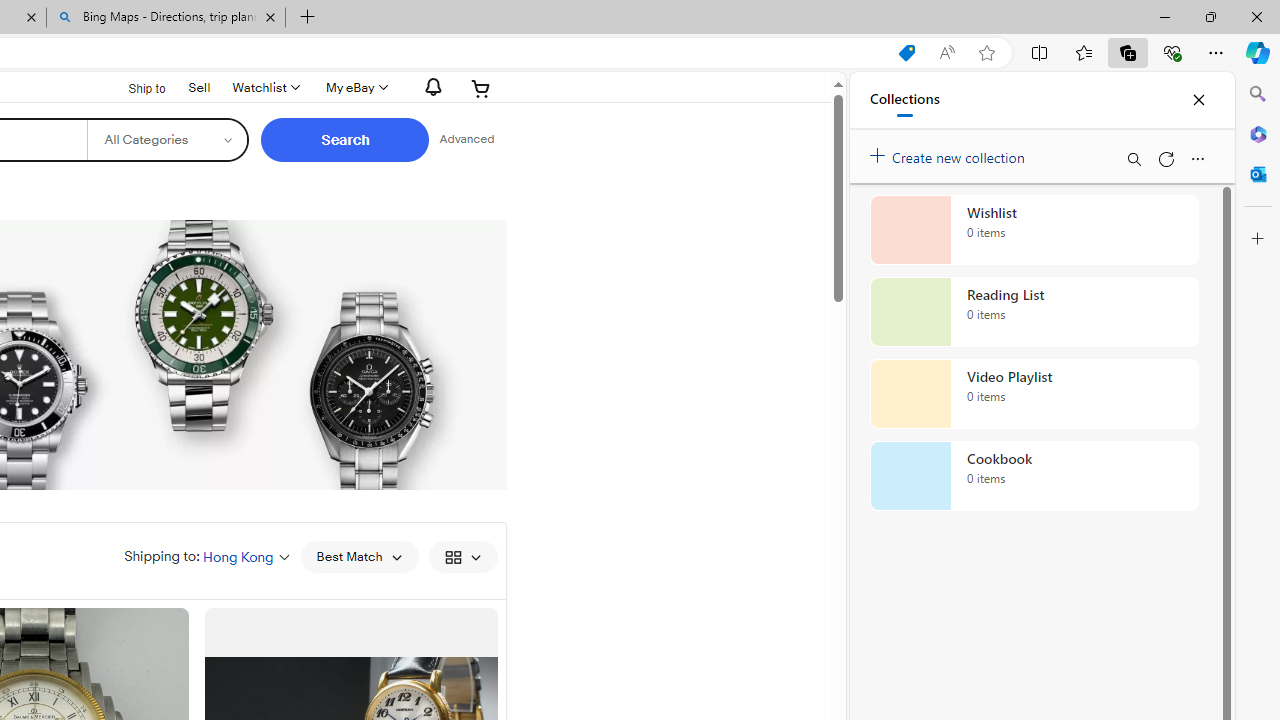 The width and height of the screenshot is (1280, 720). Describe the element at coordinates (355, 87) in the screenshot. I see `'My eBay'` at that location.